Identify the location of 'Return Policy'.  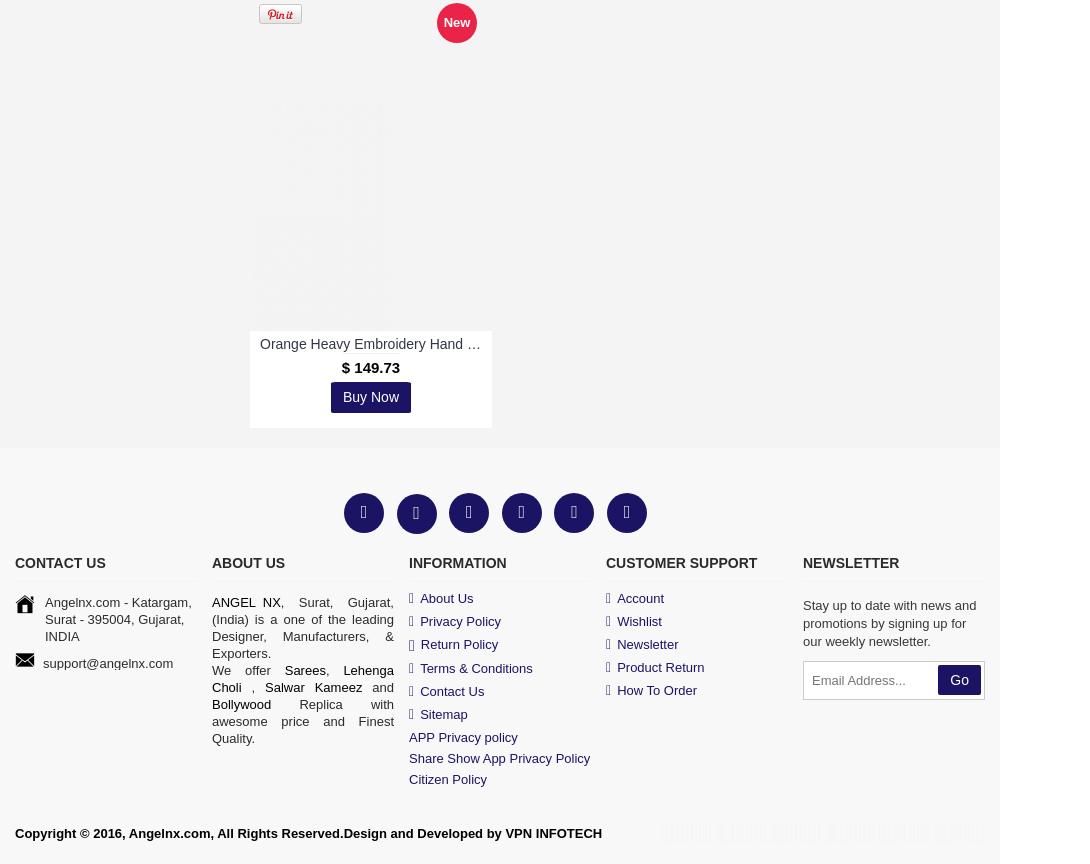
(457, 643).